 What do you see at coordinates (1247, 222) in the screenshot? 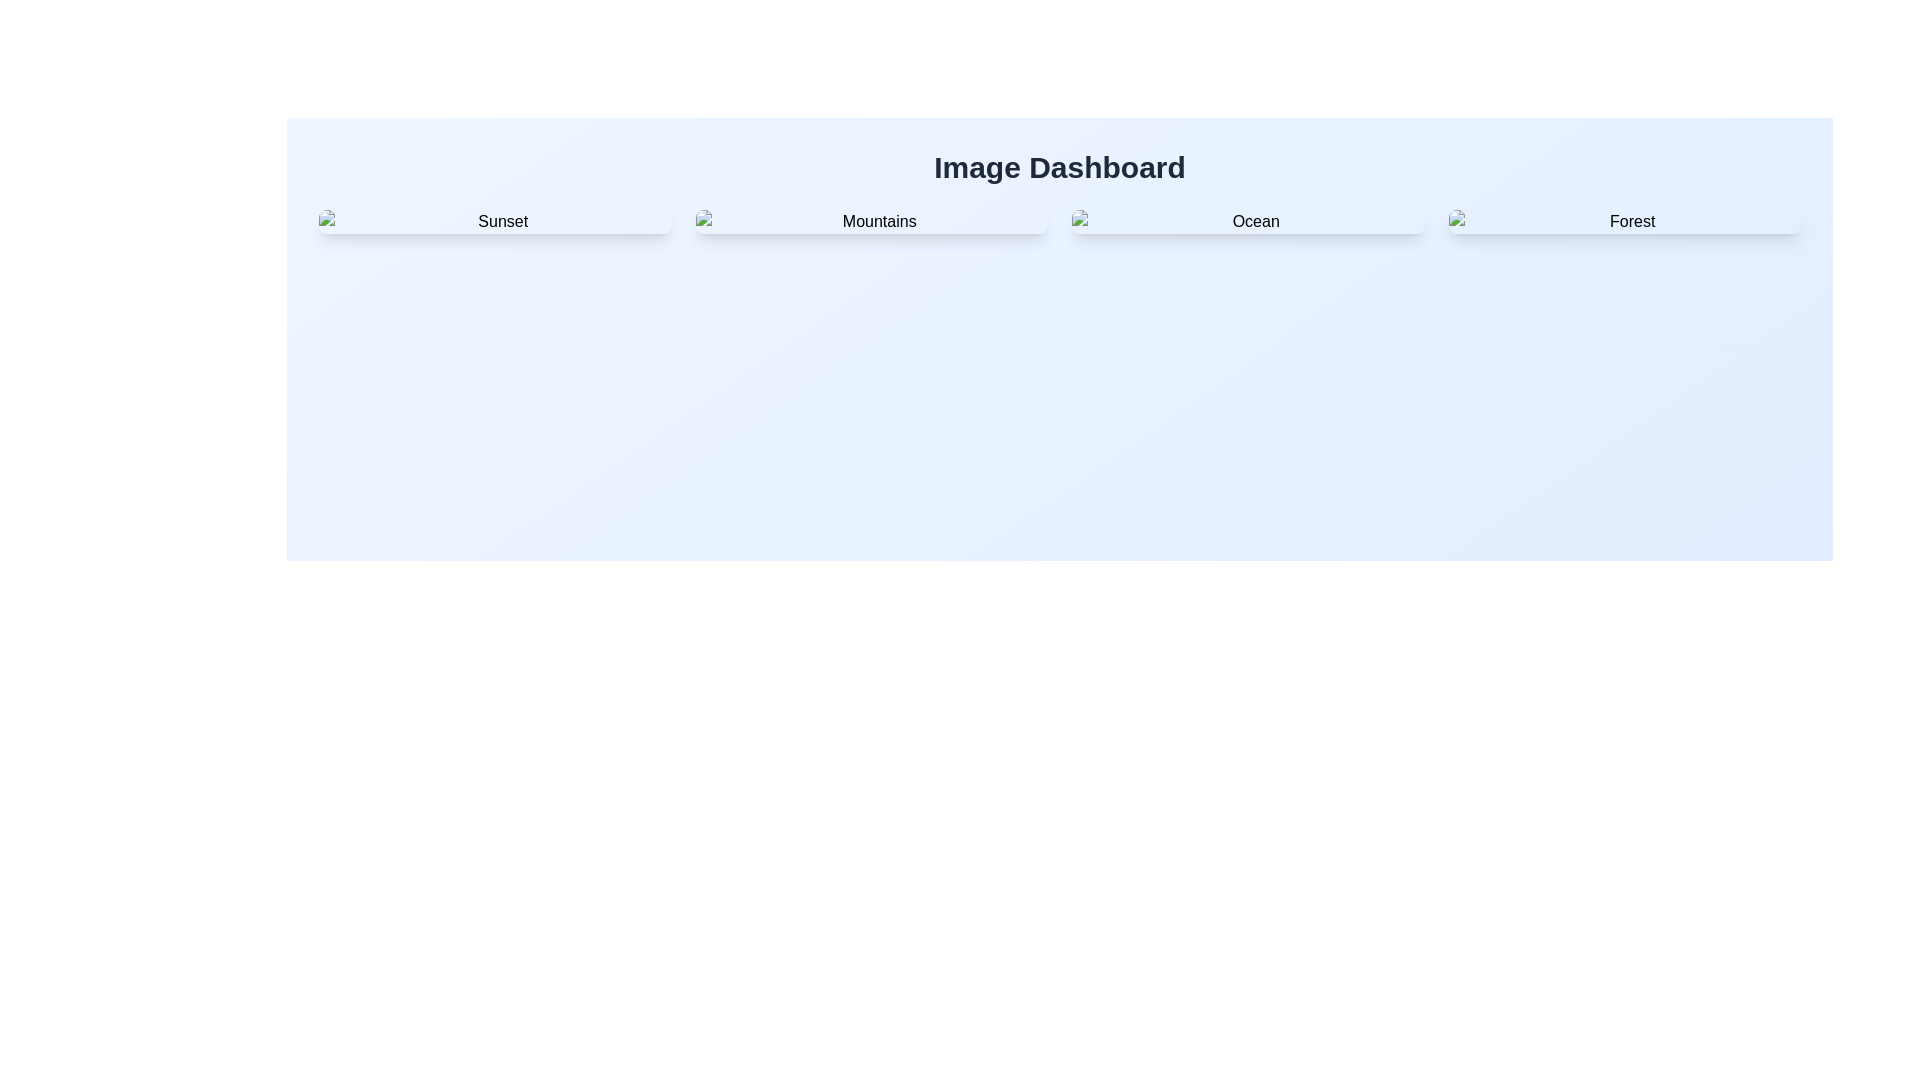
I see `the 'Ocean' category button, which is the third item in a four-column grid layout, positioned between 'Mountains' and 'Forest'` at bounding box center [1247, 222].